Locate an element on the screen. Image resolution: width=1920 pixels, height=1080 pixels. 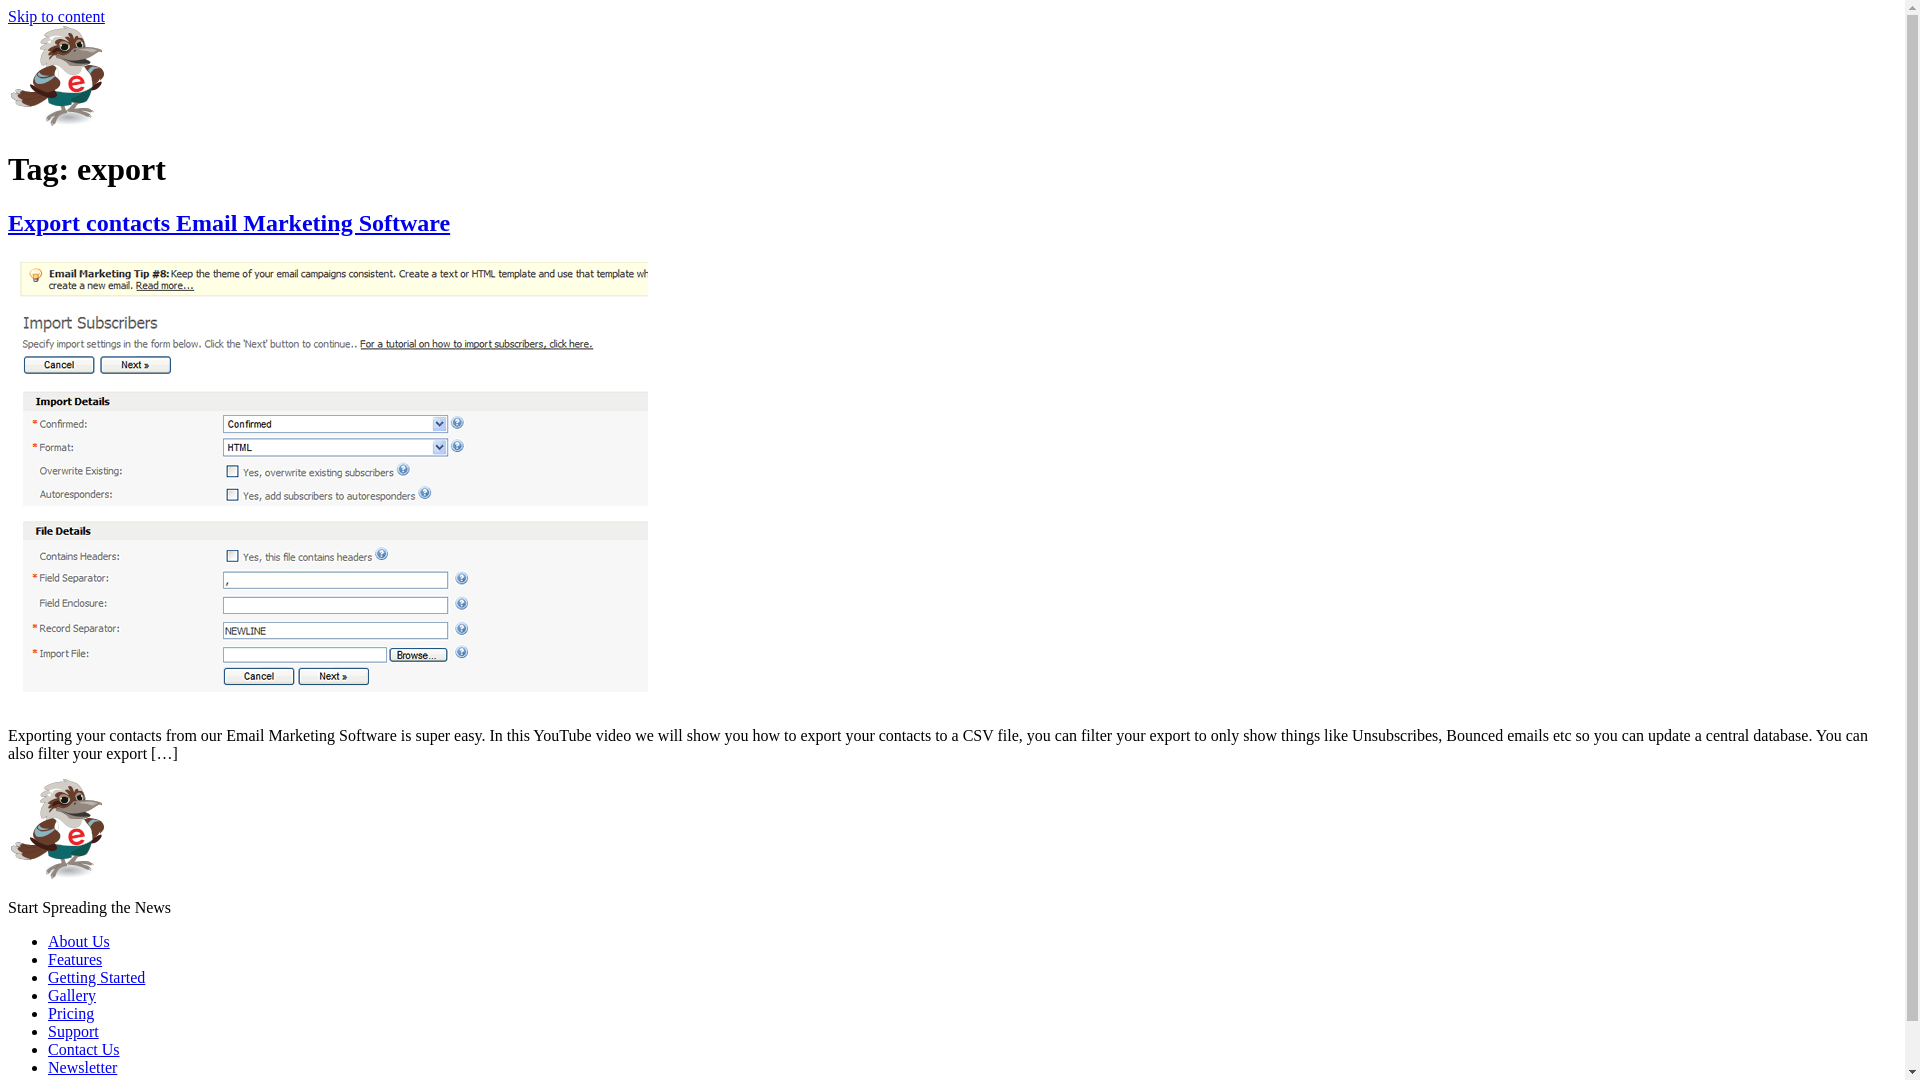
'Export contacts Email Marketing Software' is located at coordinates (8, 223).